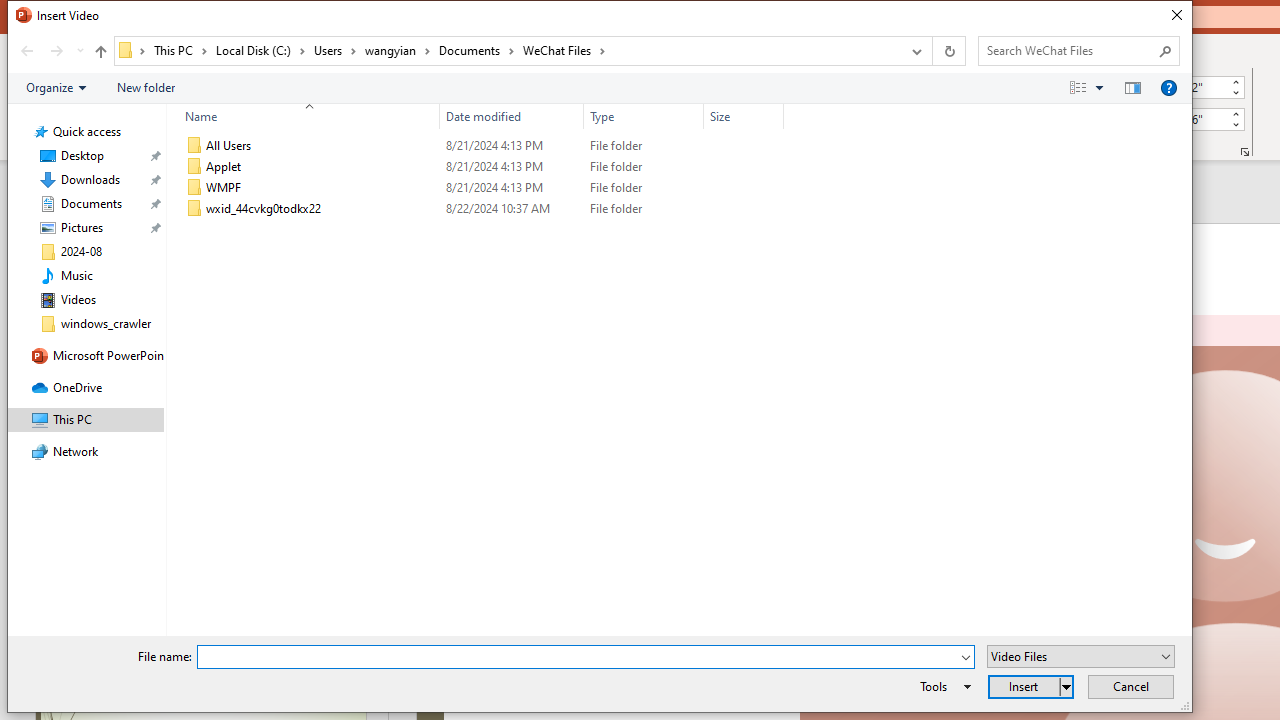  Describe the element at coordinates (930, 50) in the screenshot. I see `'Address band toolbar'` at that location.